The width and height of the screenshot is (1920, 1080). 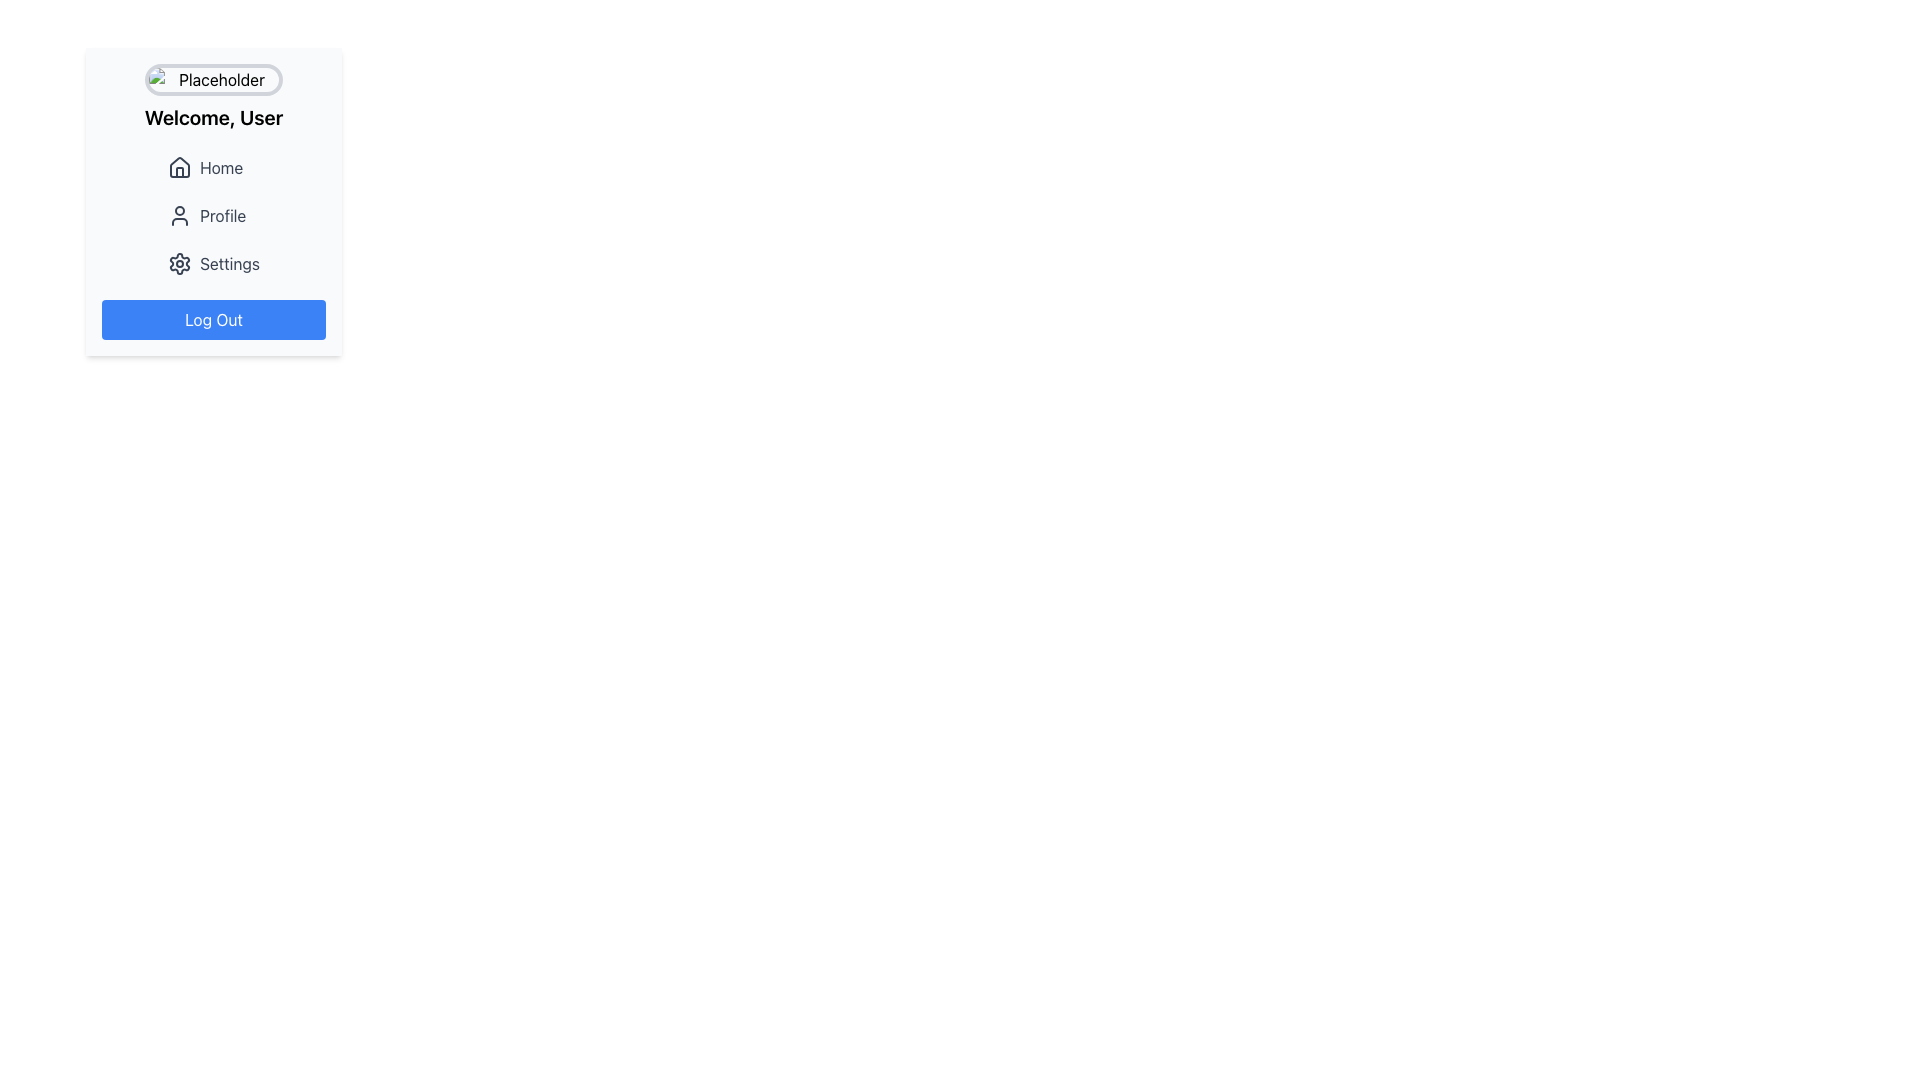 I want to click on the 'Settings' icon located in the settings menu area, positioned next to the clickable text labeled 'Settings', so click(x=180, y=262).